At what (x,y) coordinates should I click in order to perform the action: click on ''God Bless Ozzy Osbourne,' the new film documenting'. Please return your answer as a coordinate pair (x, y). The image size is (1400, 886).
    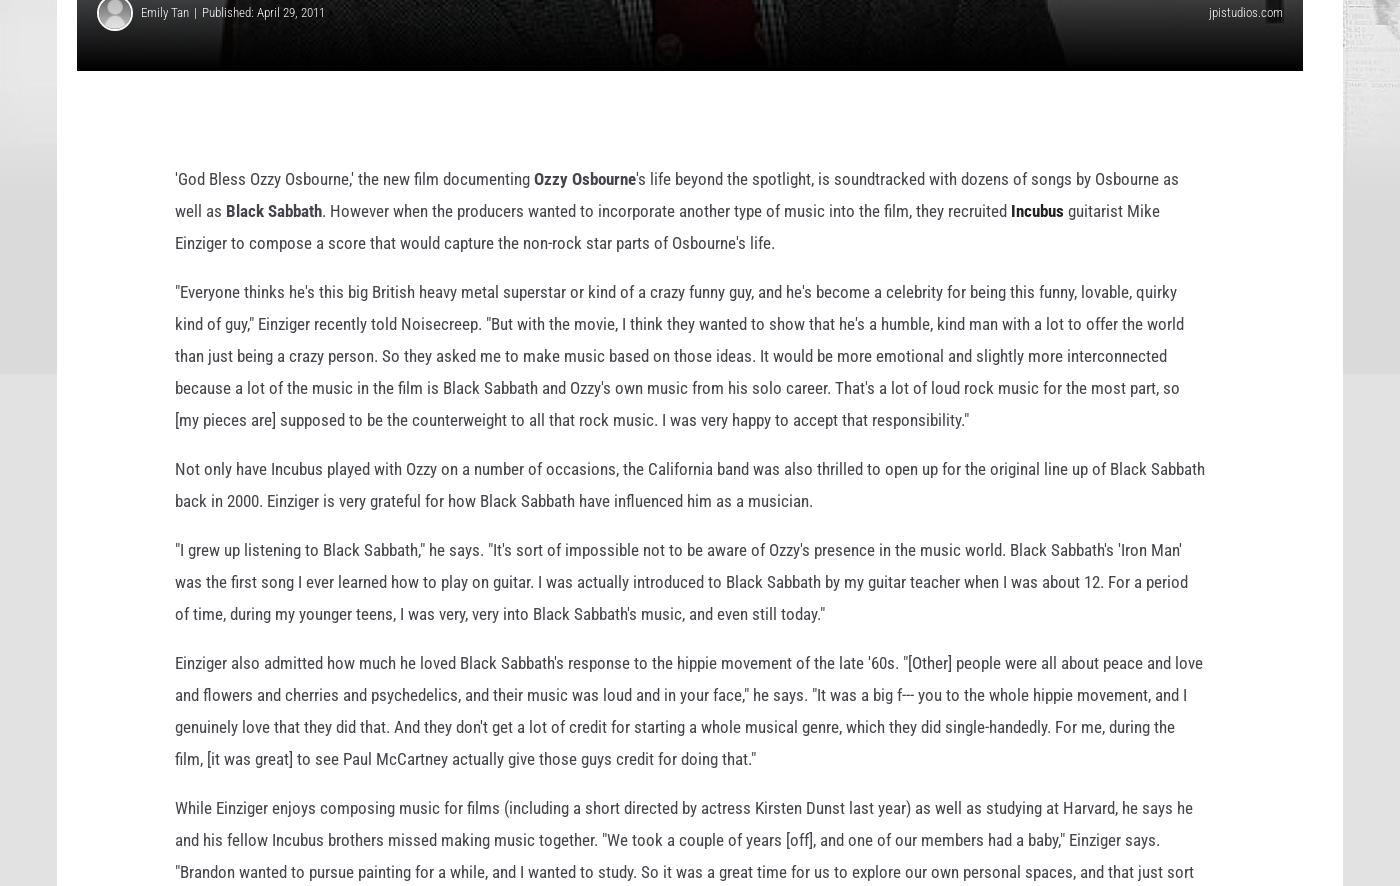
    Looking at the image, I should click on (353, 210).